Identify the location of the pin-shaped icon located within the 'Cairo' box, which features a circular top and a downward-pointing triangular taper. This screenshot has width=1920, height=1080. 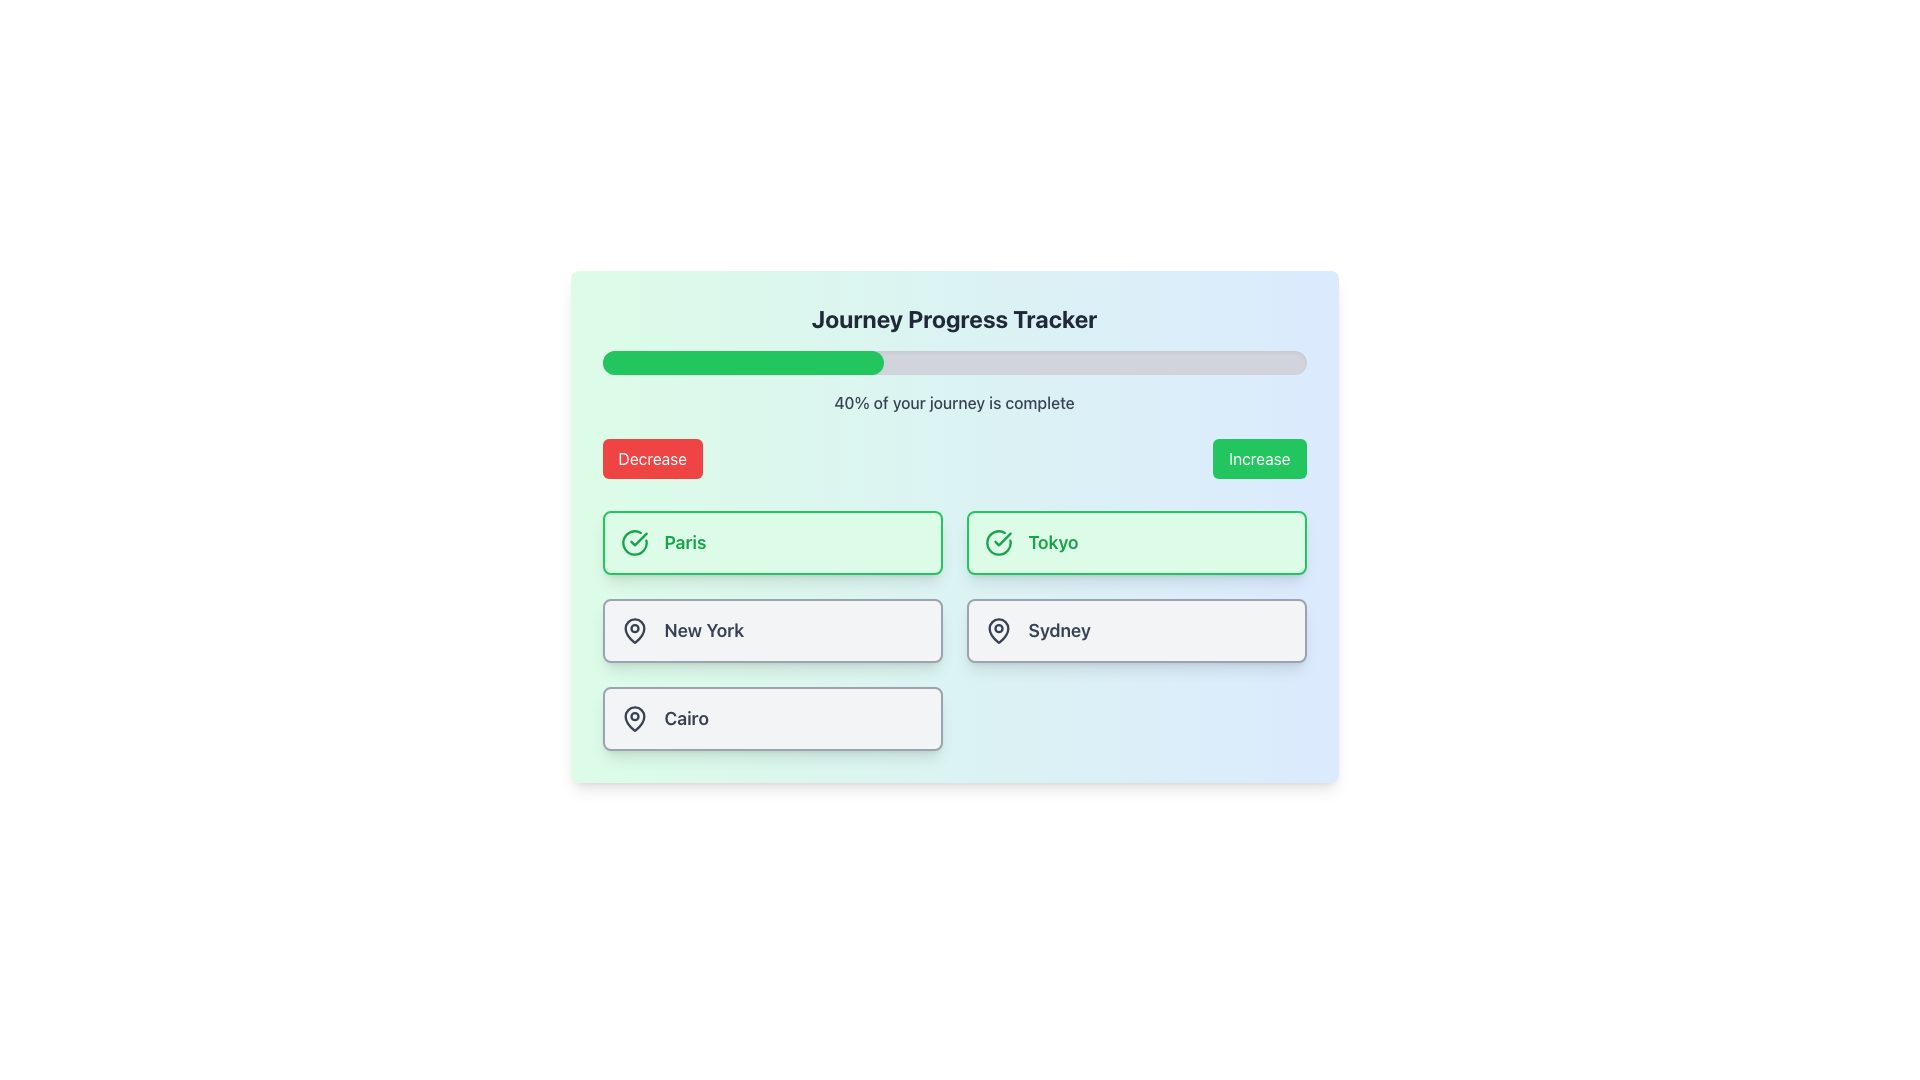
(633, 717).